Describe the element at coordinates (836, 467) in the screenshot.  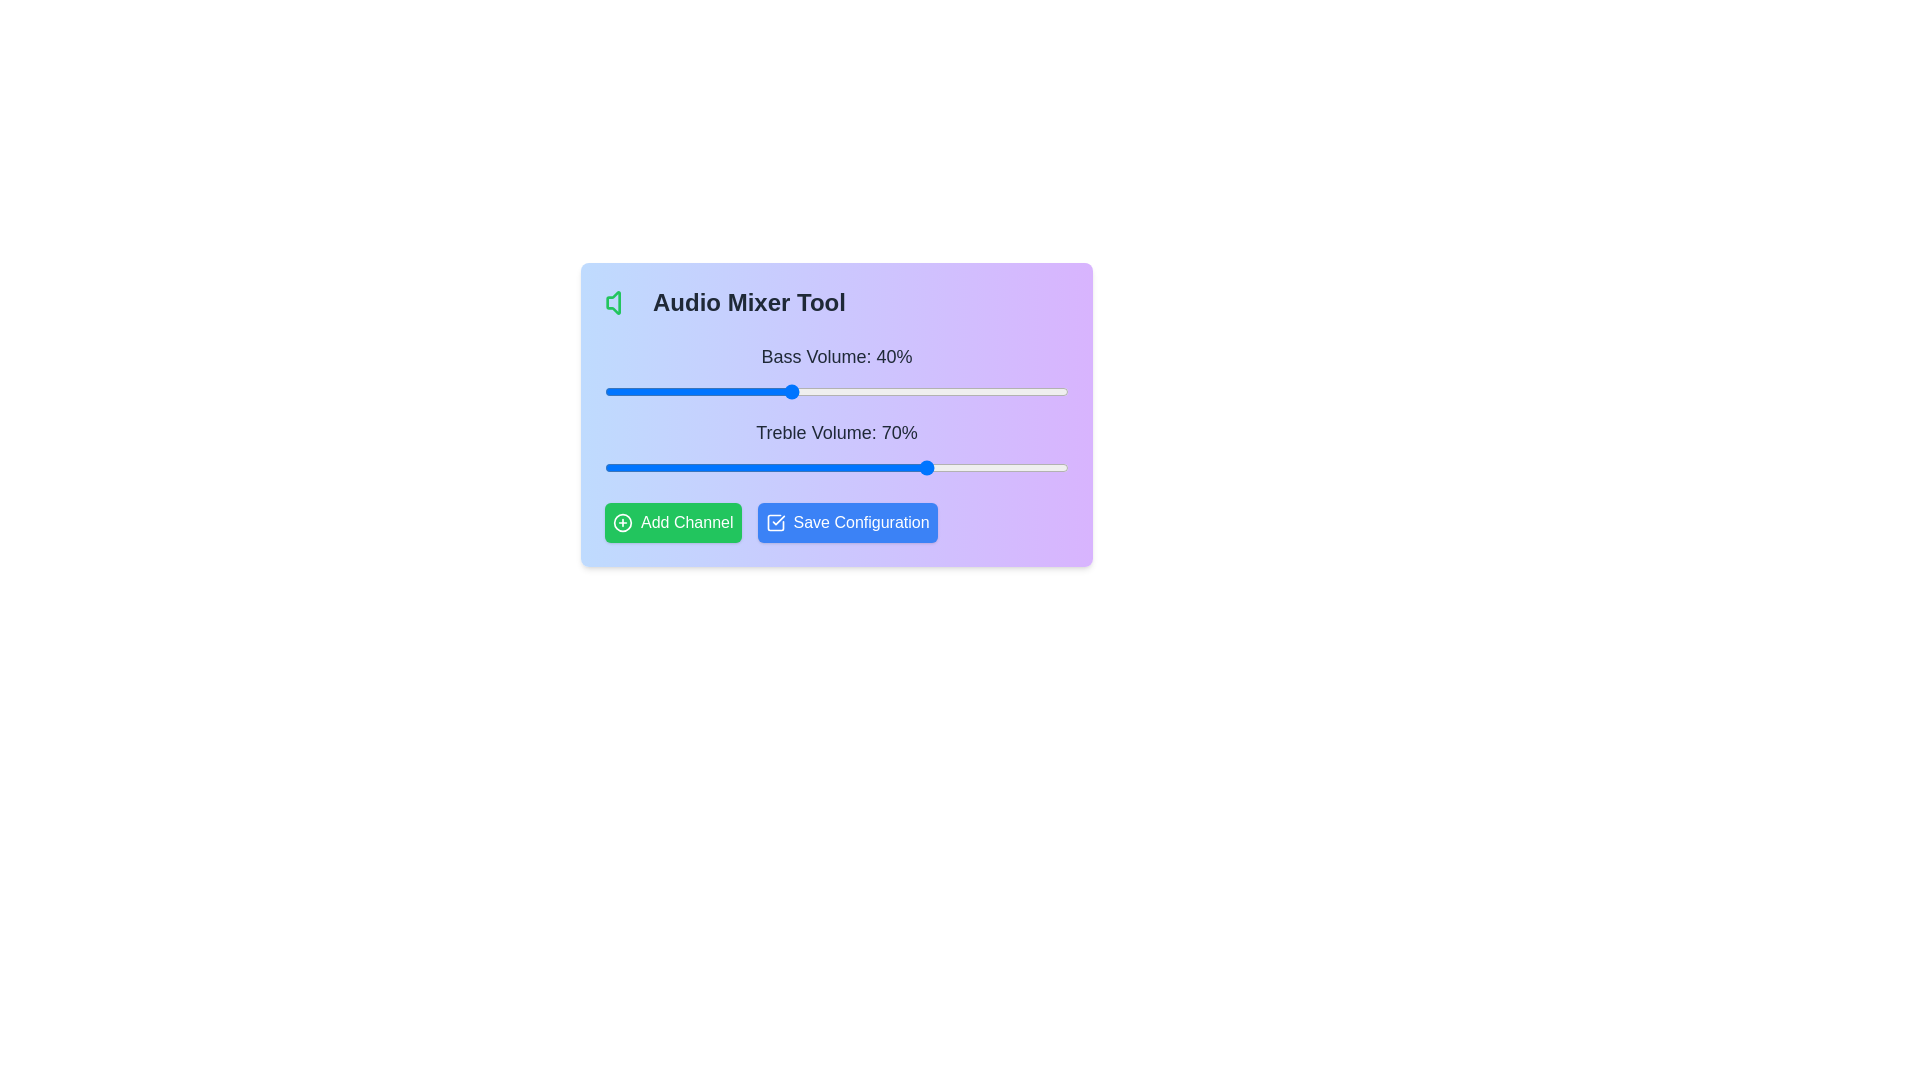
I see `treble volume` at that location.